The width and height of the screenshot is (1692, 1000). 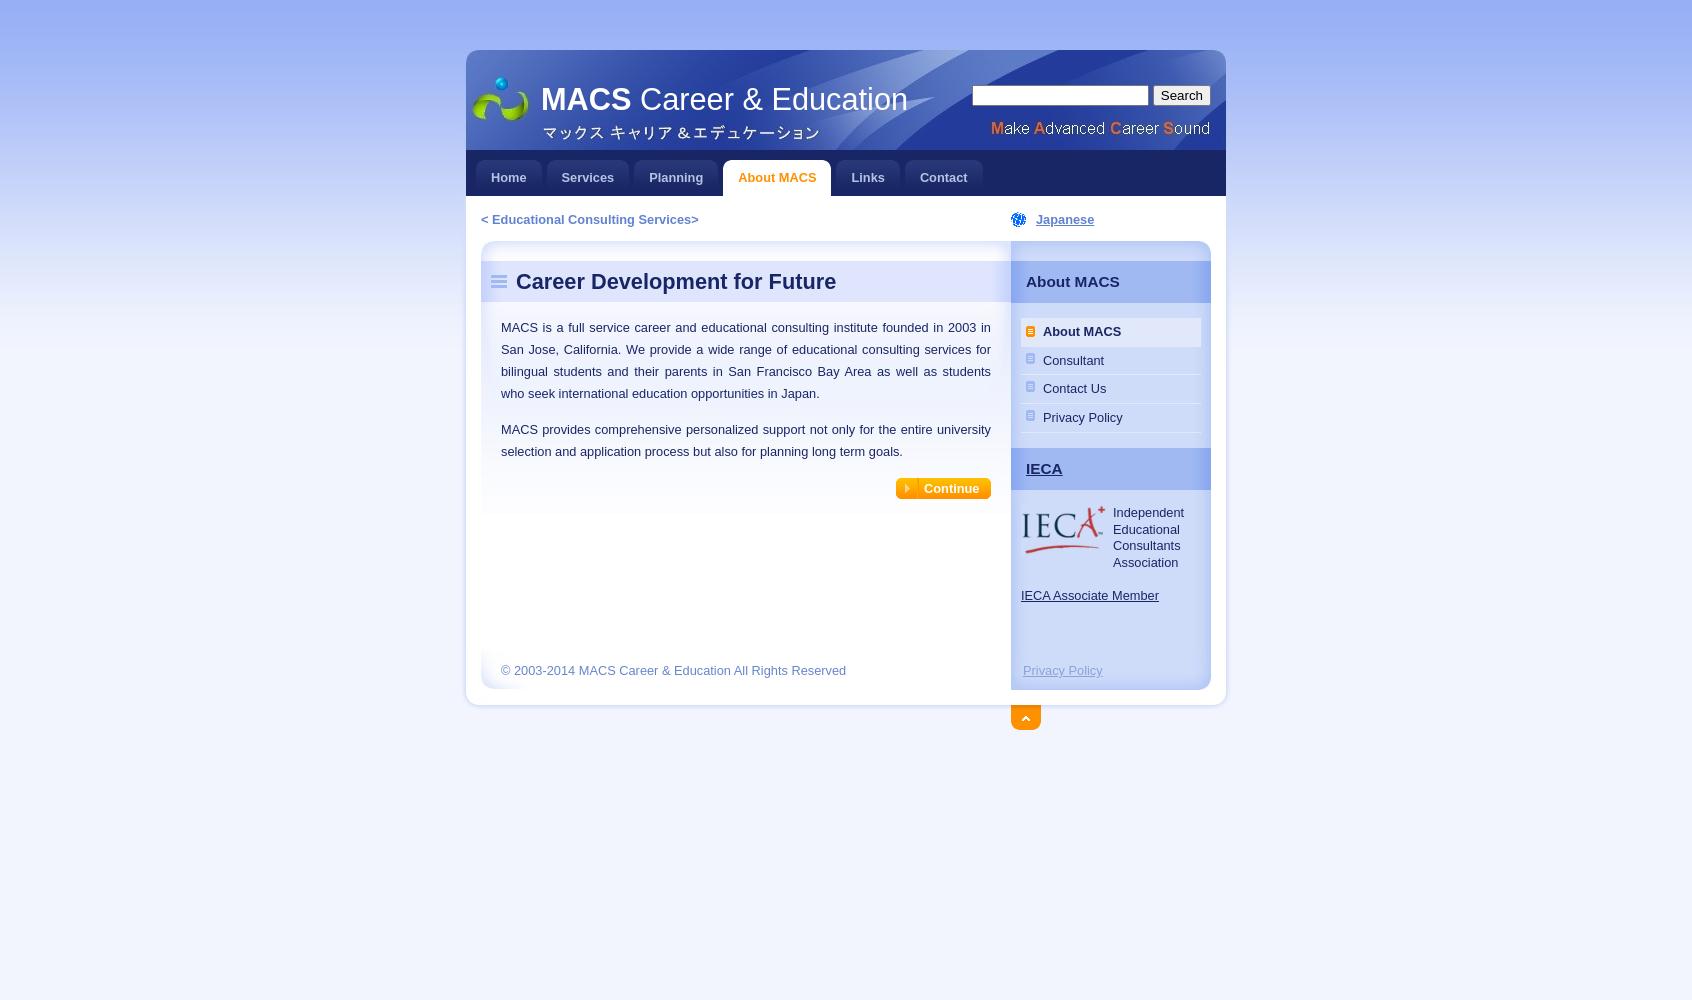 I want to click on 'Consultants', so click(x=1145, y=545).